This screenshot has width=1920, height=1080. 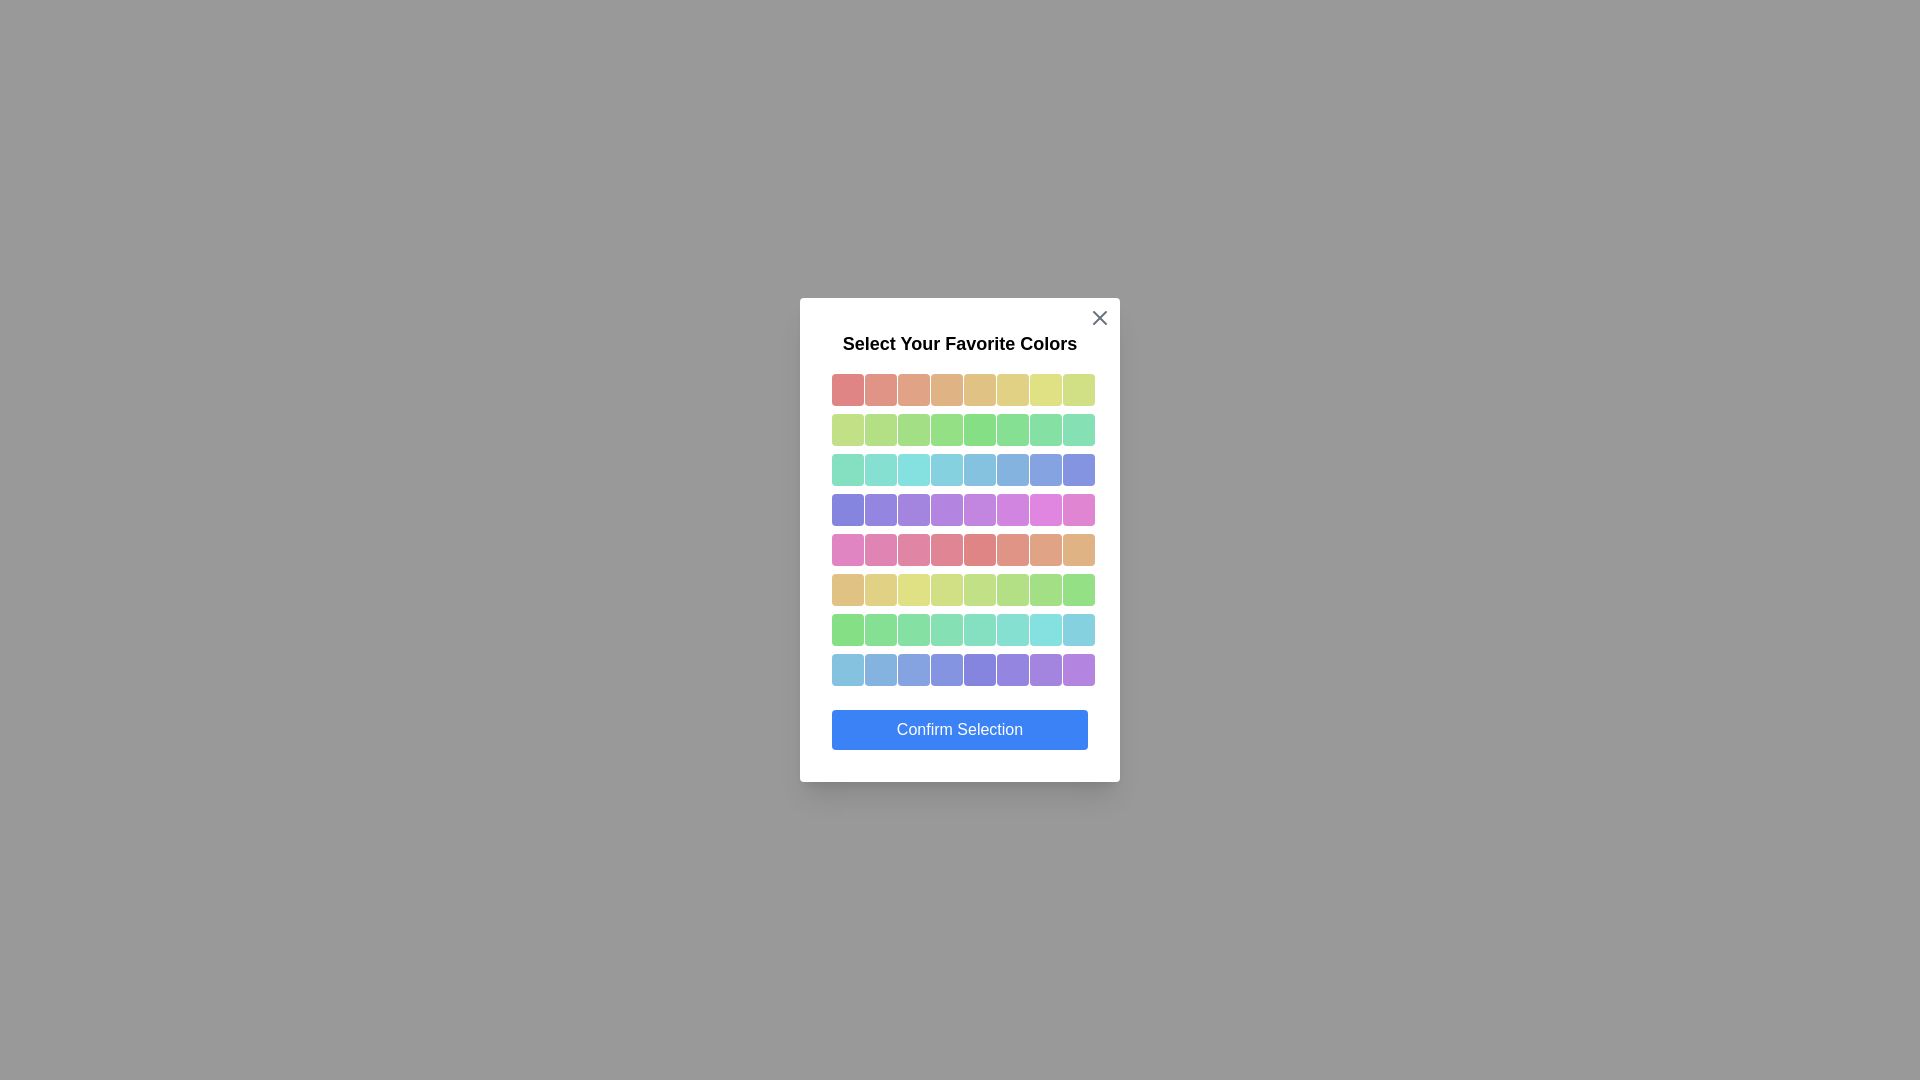 What do you see at coordinates (960, 729) in the screenshot?
I see `the 'Confirm Selection' button to finalize the color choices` at bounding box center [960, 729].